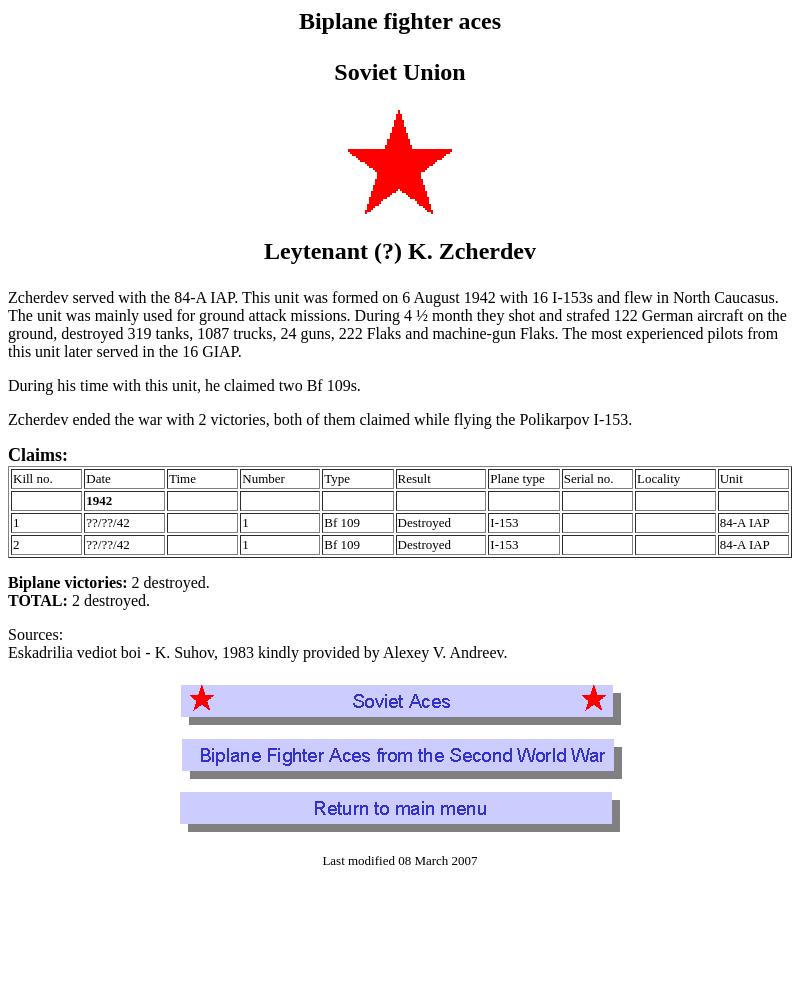  I want to click on 'Kill no.', so click(32, 477).